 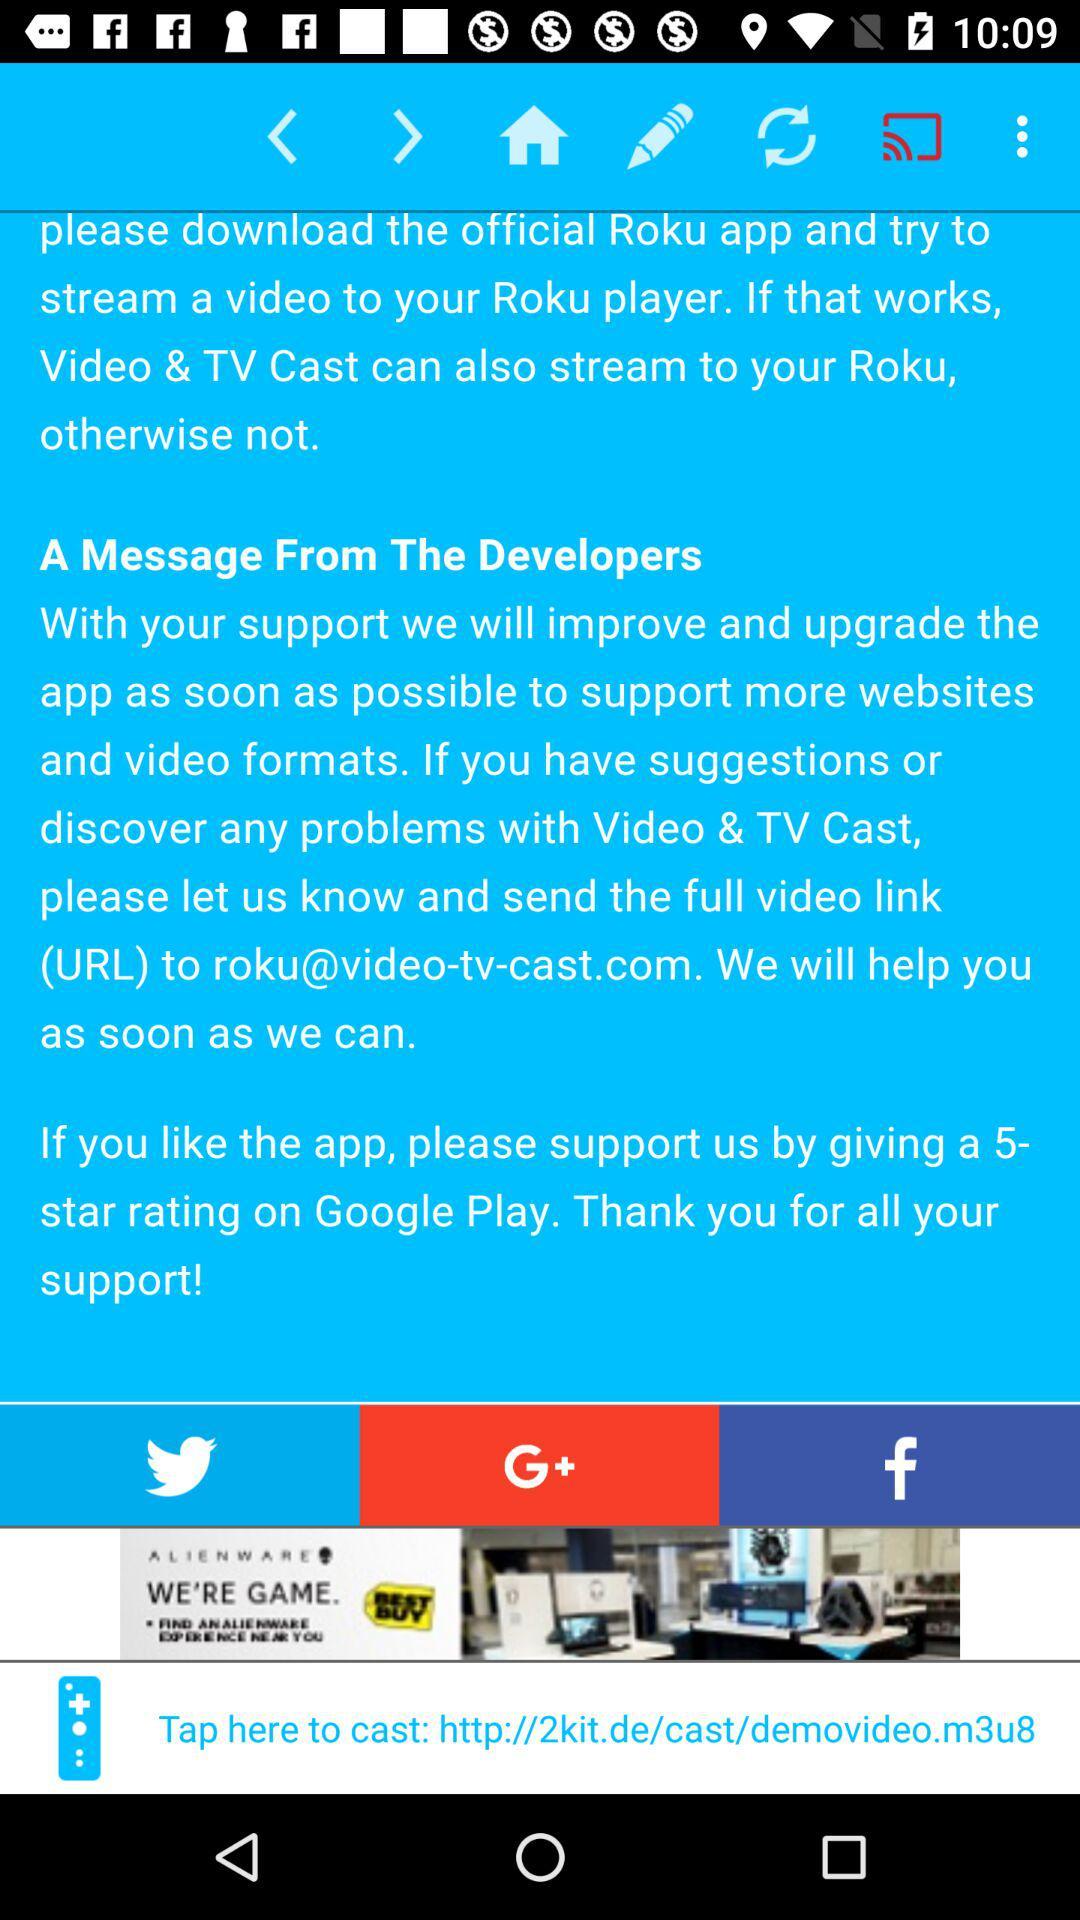 What do you see at coordinates (78, 1727) in the screenshot?
I see `tap to cast` at bounding box center [78, 1727].